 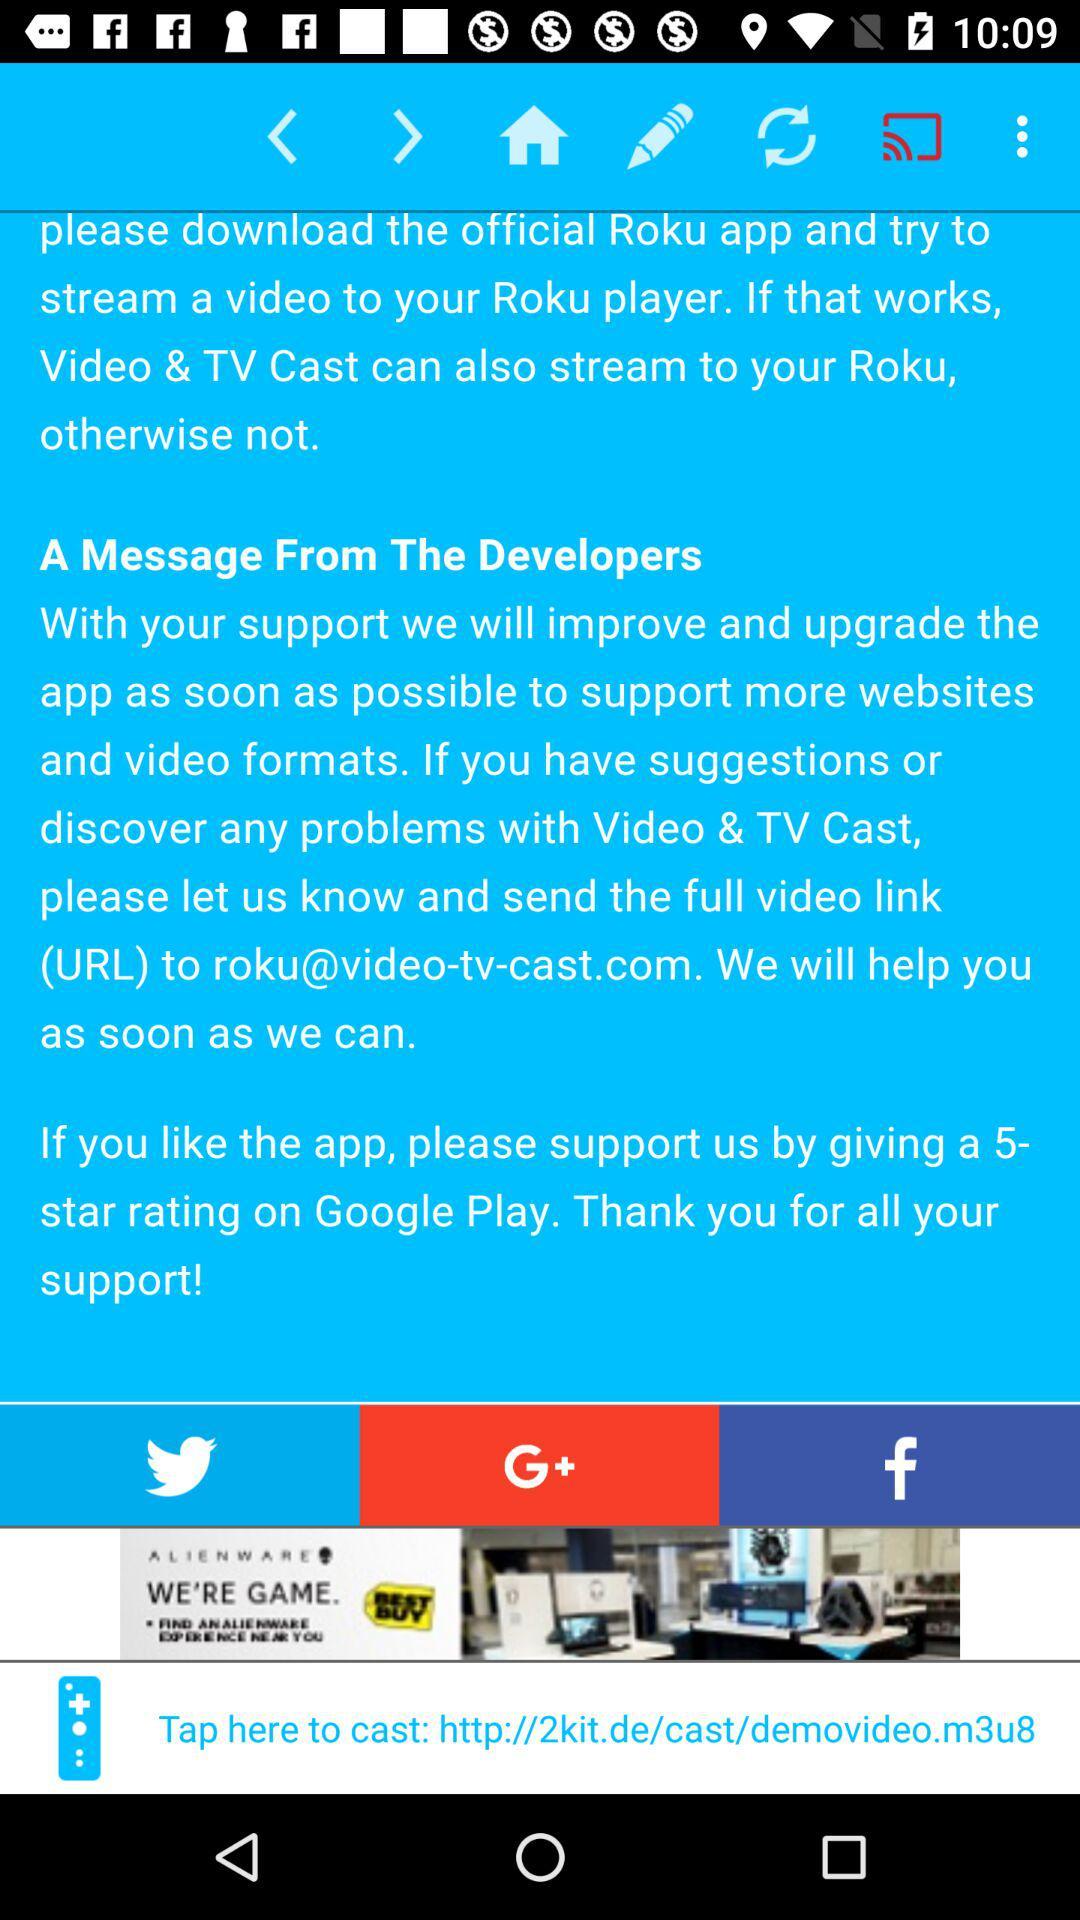 What do you see at coordinates (78, 1727) in the screenshot?
I see `tap to cast` at bounding box center [78, 1727].